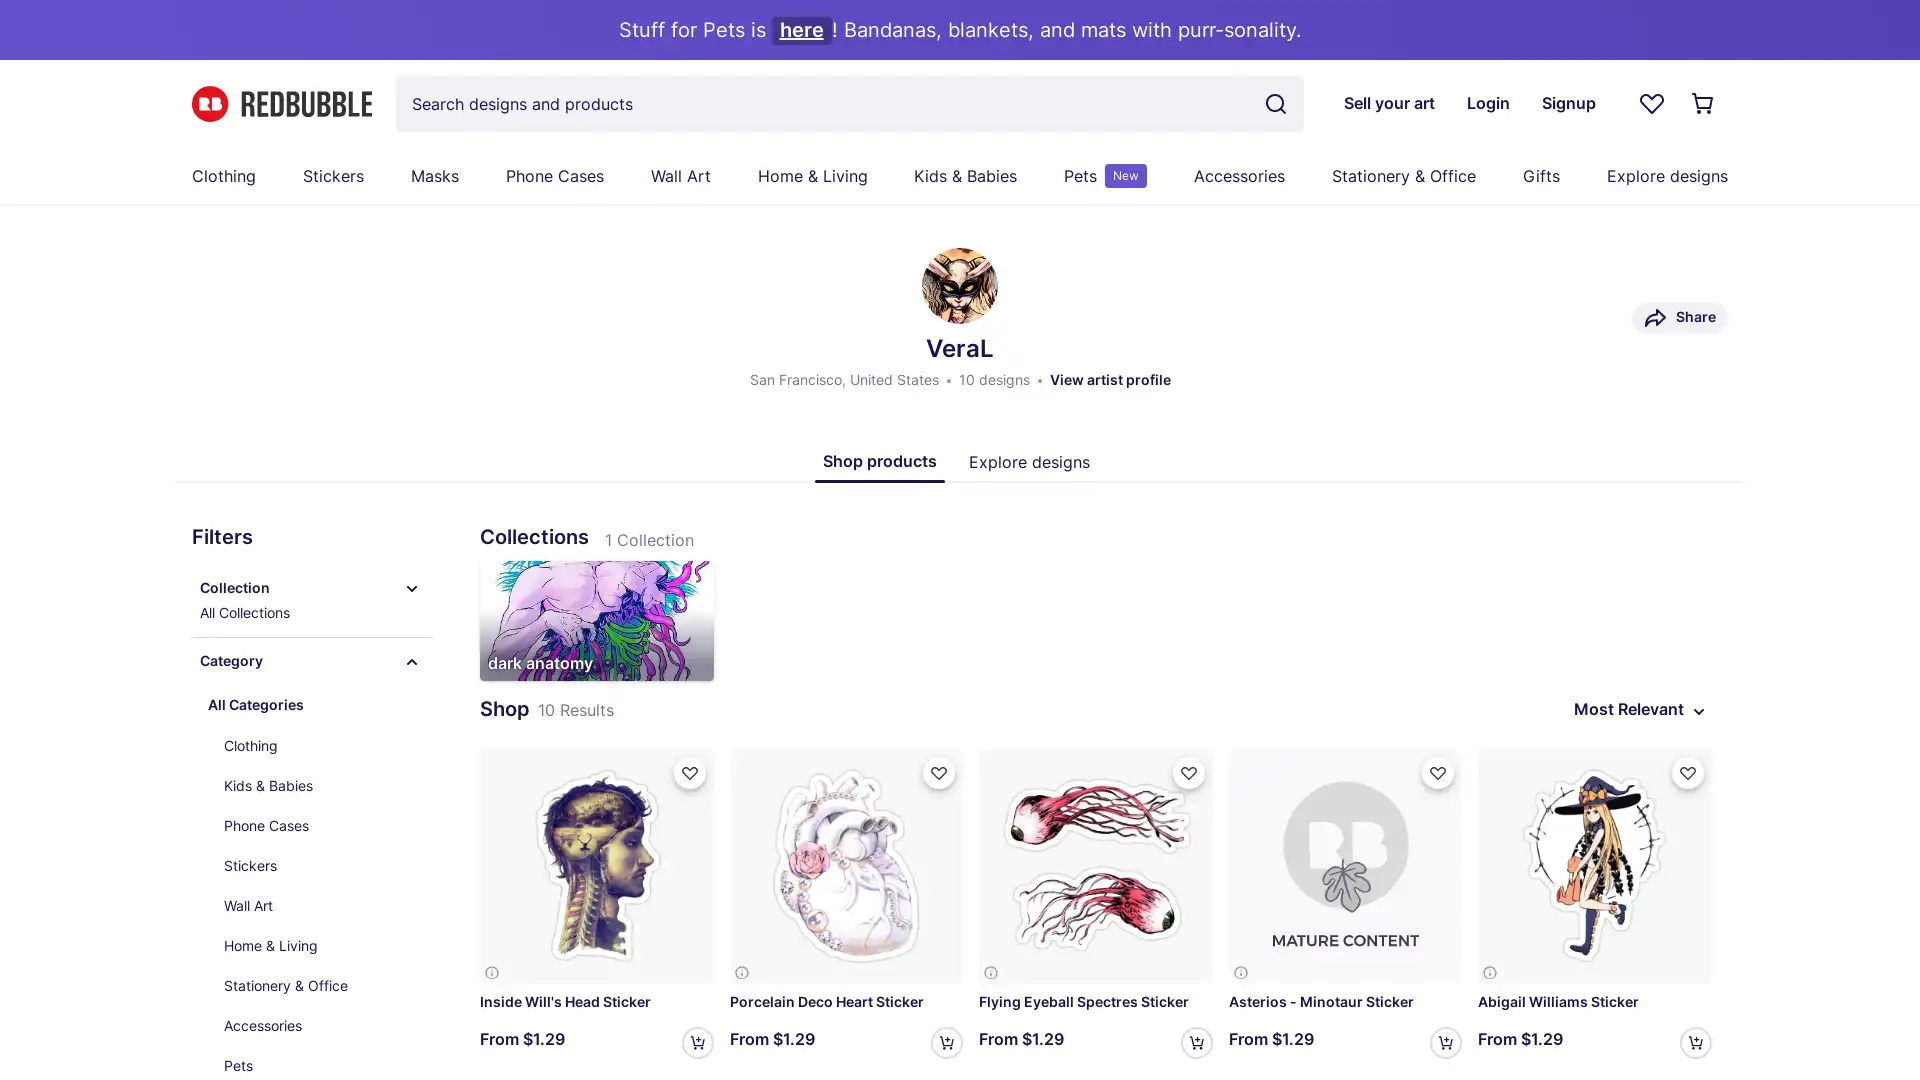 Image resolution: width=1920 pixels, height=1080 pixels. What do you see at coordinates (1188, 771) in the screenshot?
I see `Favorite` at bounding box center [1188, 771].